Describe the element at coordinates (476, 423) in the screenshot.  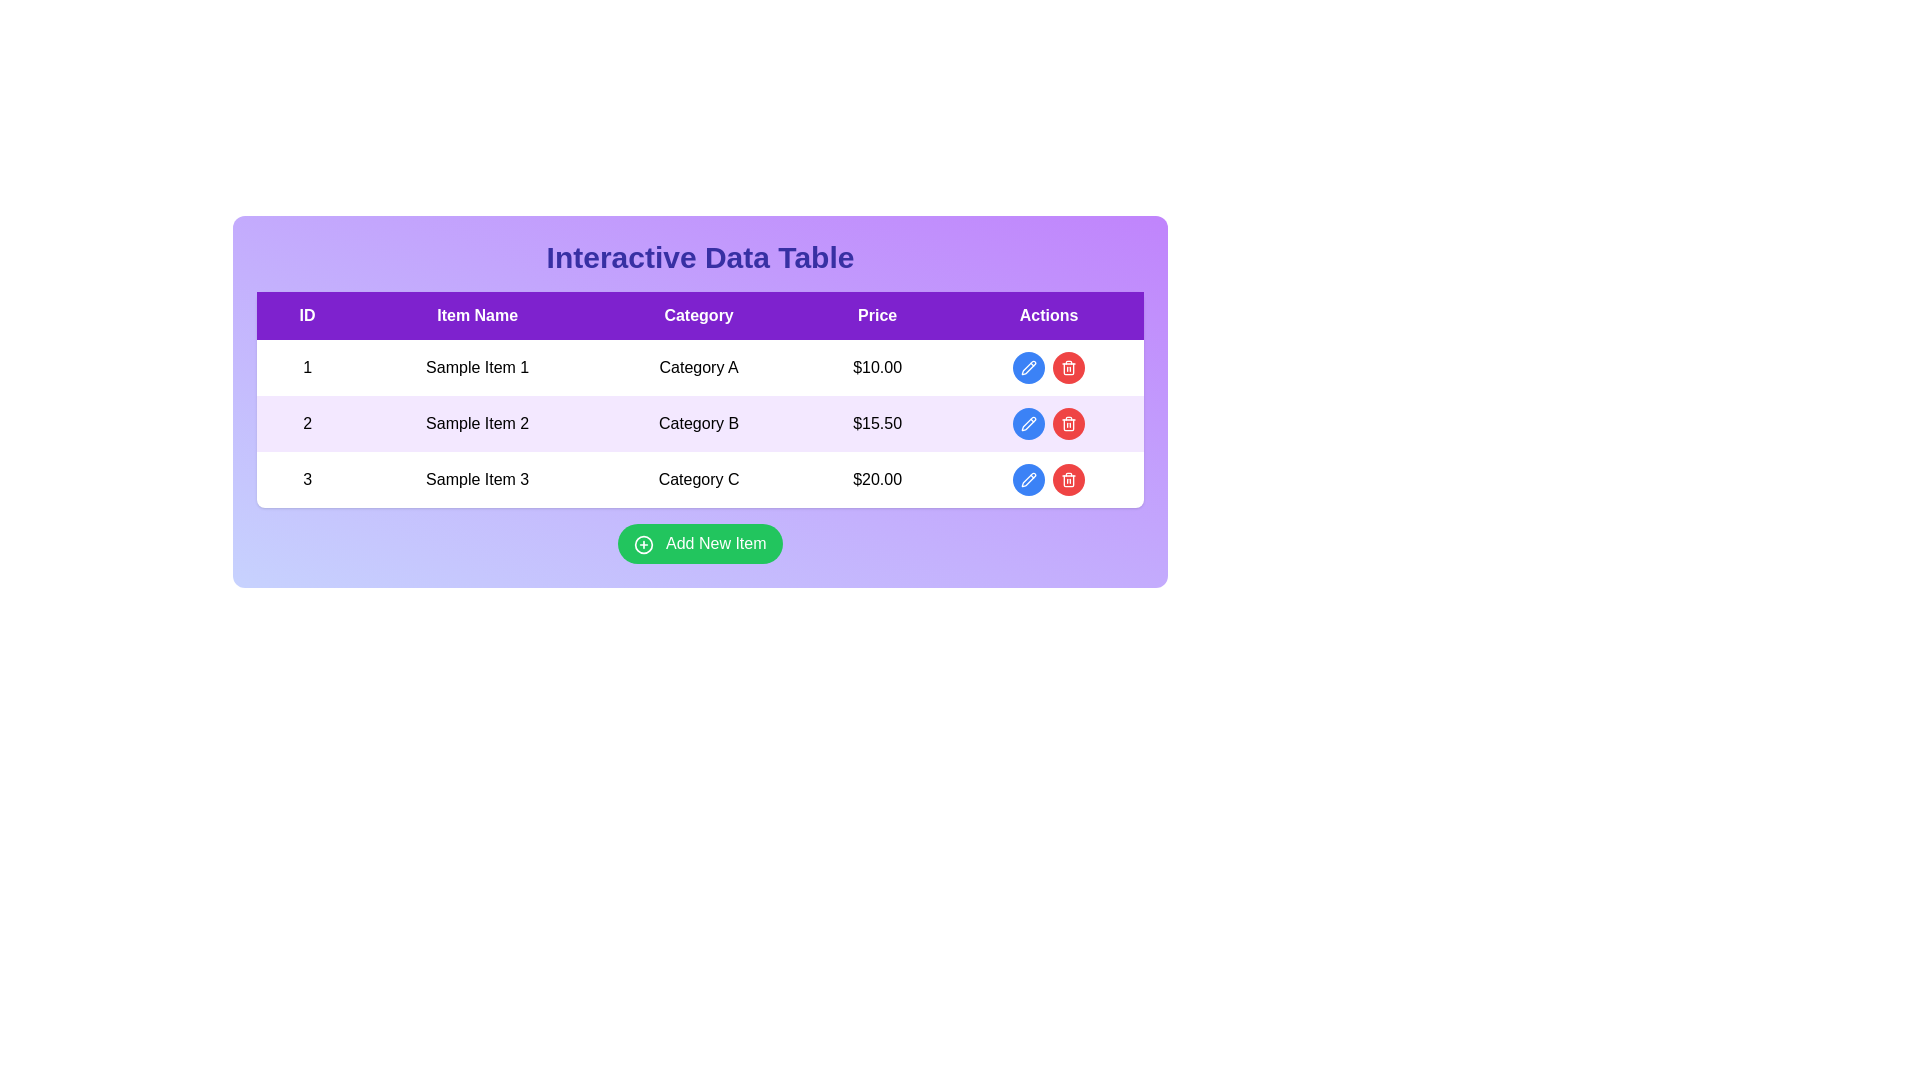
I see `the static text field displaying the item name located in the second row of the table under the header 'Item Name'` at that location.